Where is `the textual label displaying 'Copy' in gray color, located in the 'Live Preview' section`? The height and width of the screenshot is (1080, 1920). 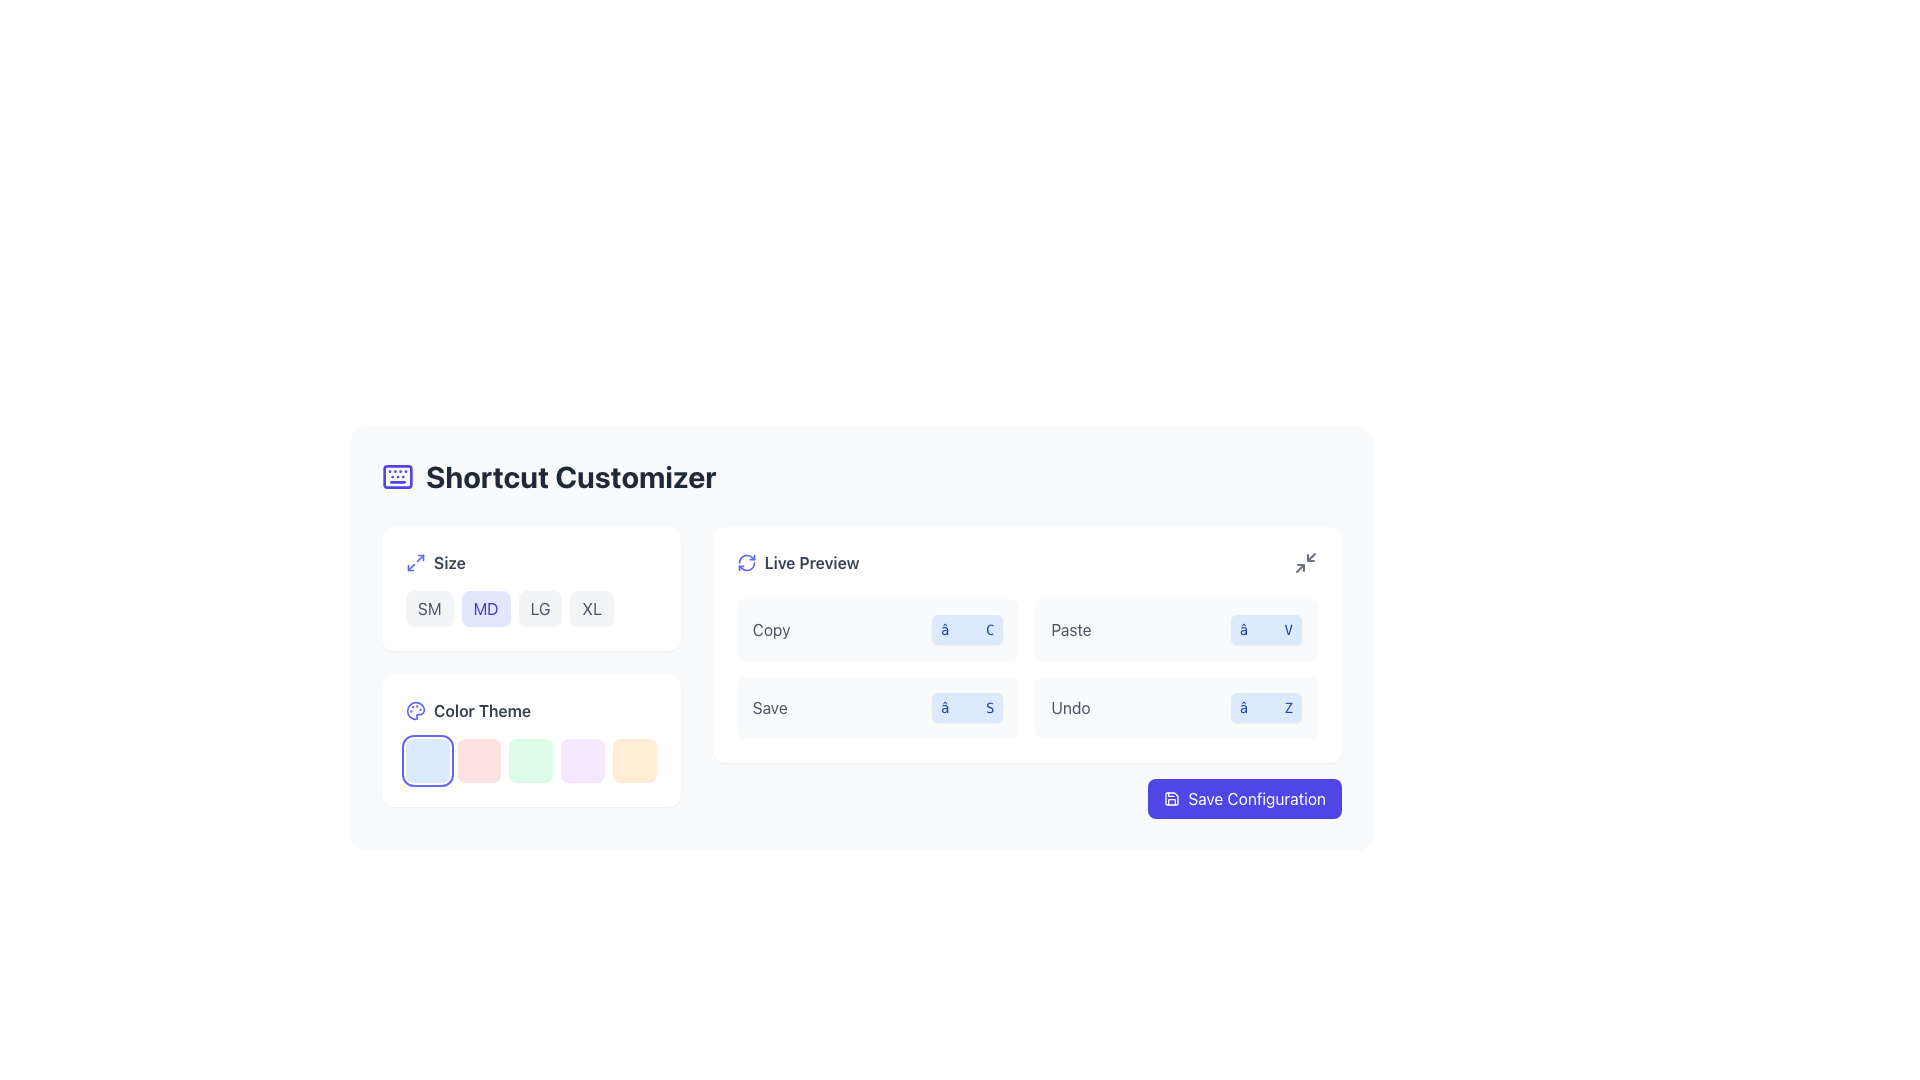
the textual label displaying 'Copy' in gray color, located in the 'Live Preview' section is located at coordinates (770, 628).